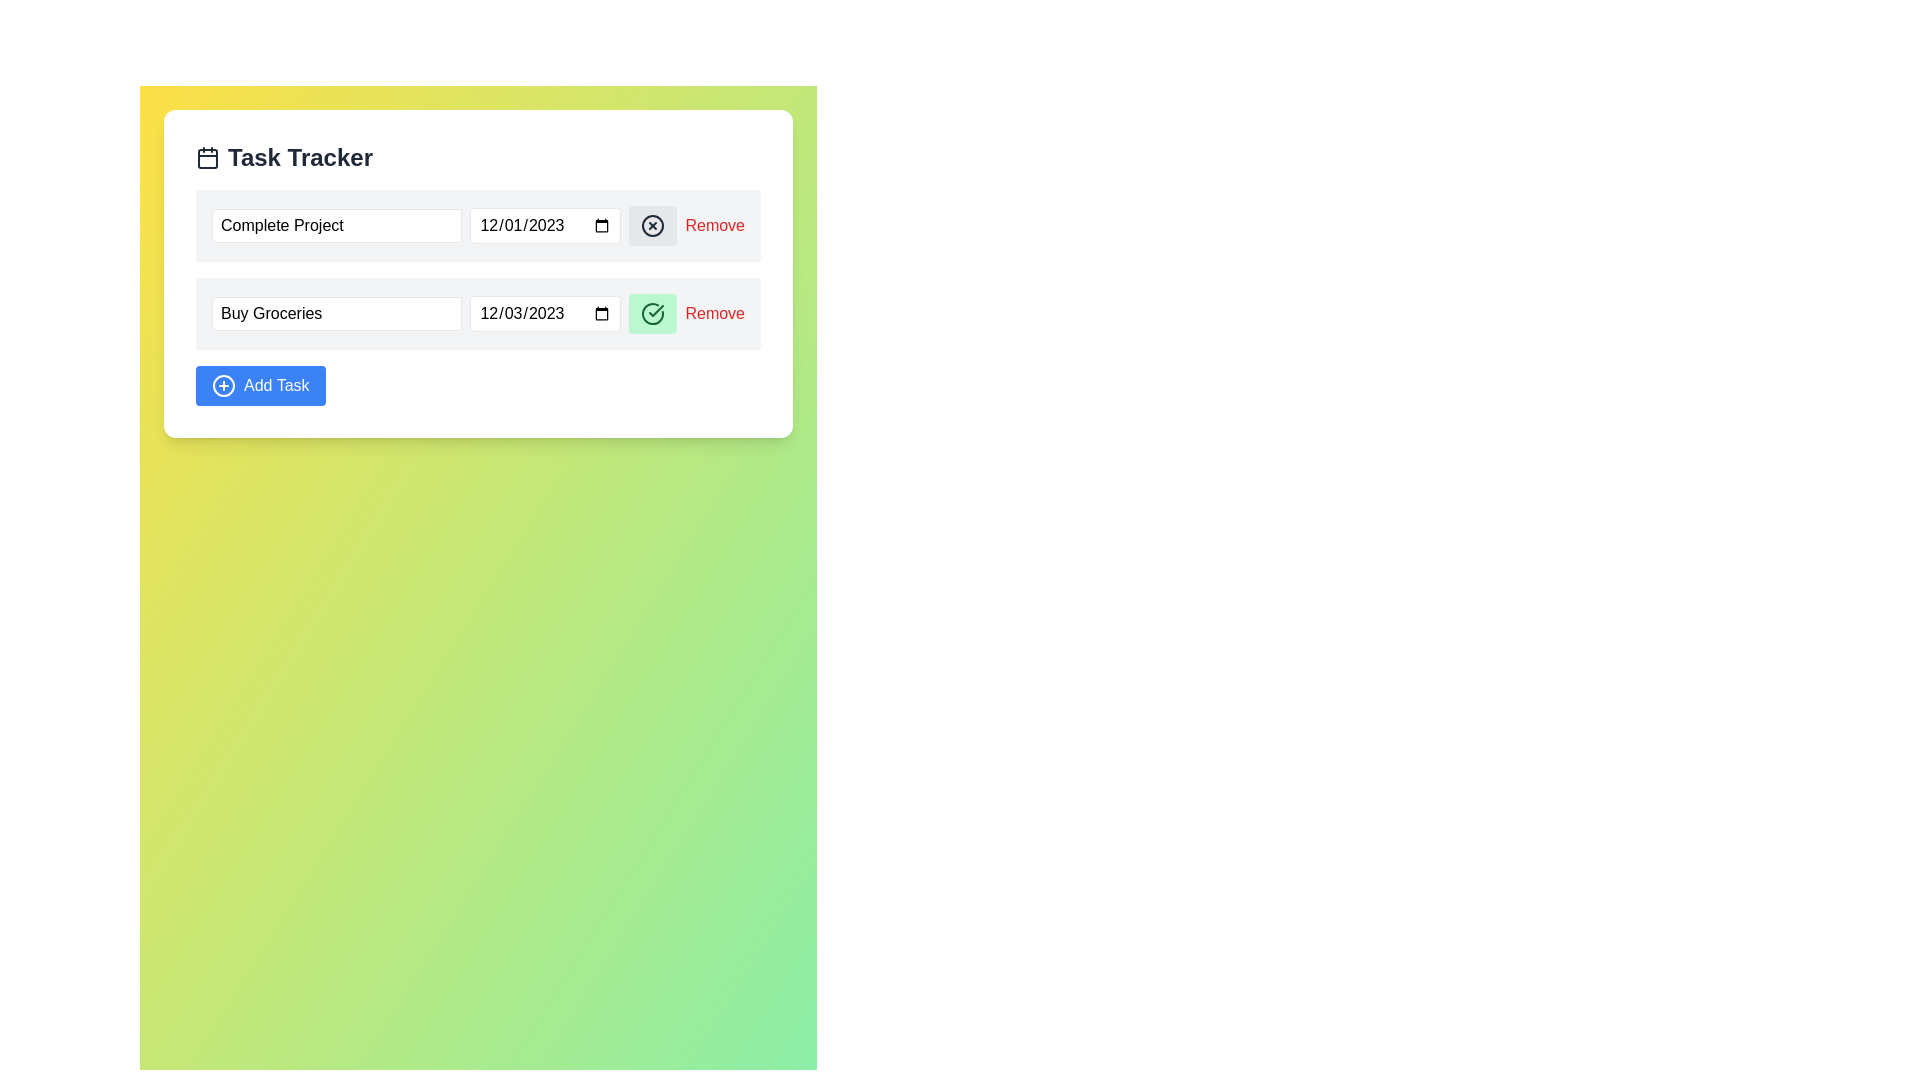 This screenshot has height=1080, width=1920. Describe the element at coordinates (656, 311) in the screenshot. I see `the small green checkmark icon indicating completion for the task 'Buy Groceries', located at the far right of its row in the task list` at that location.